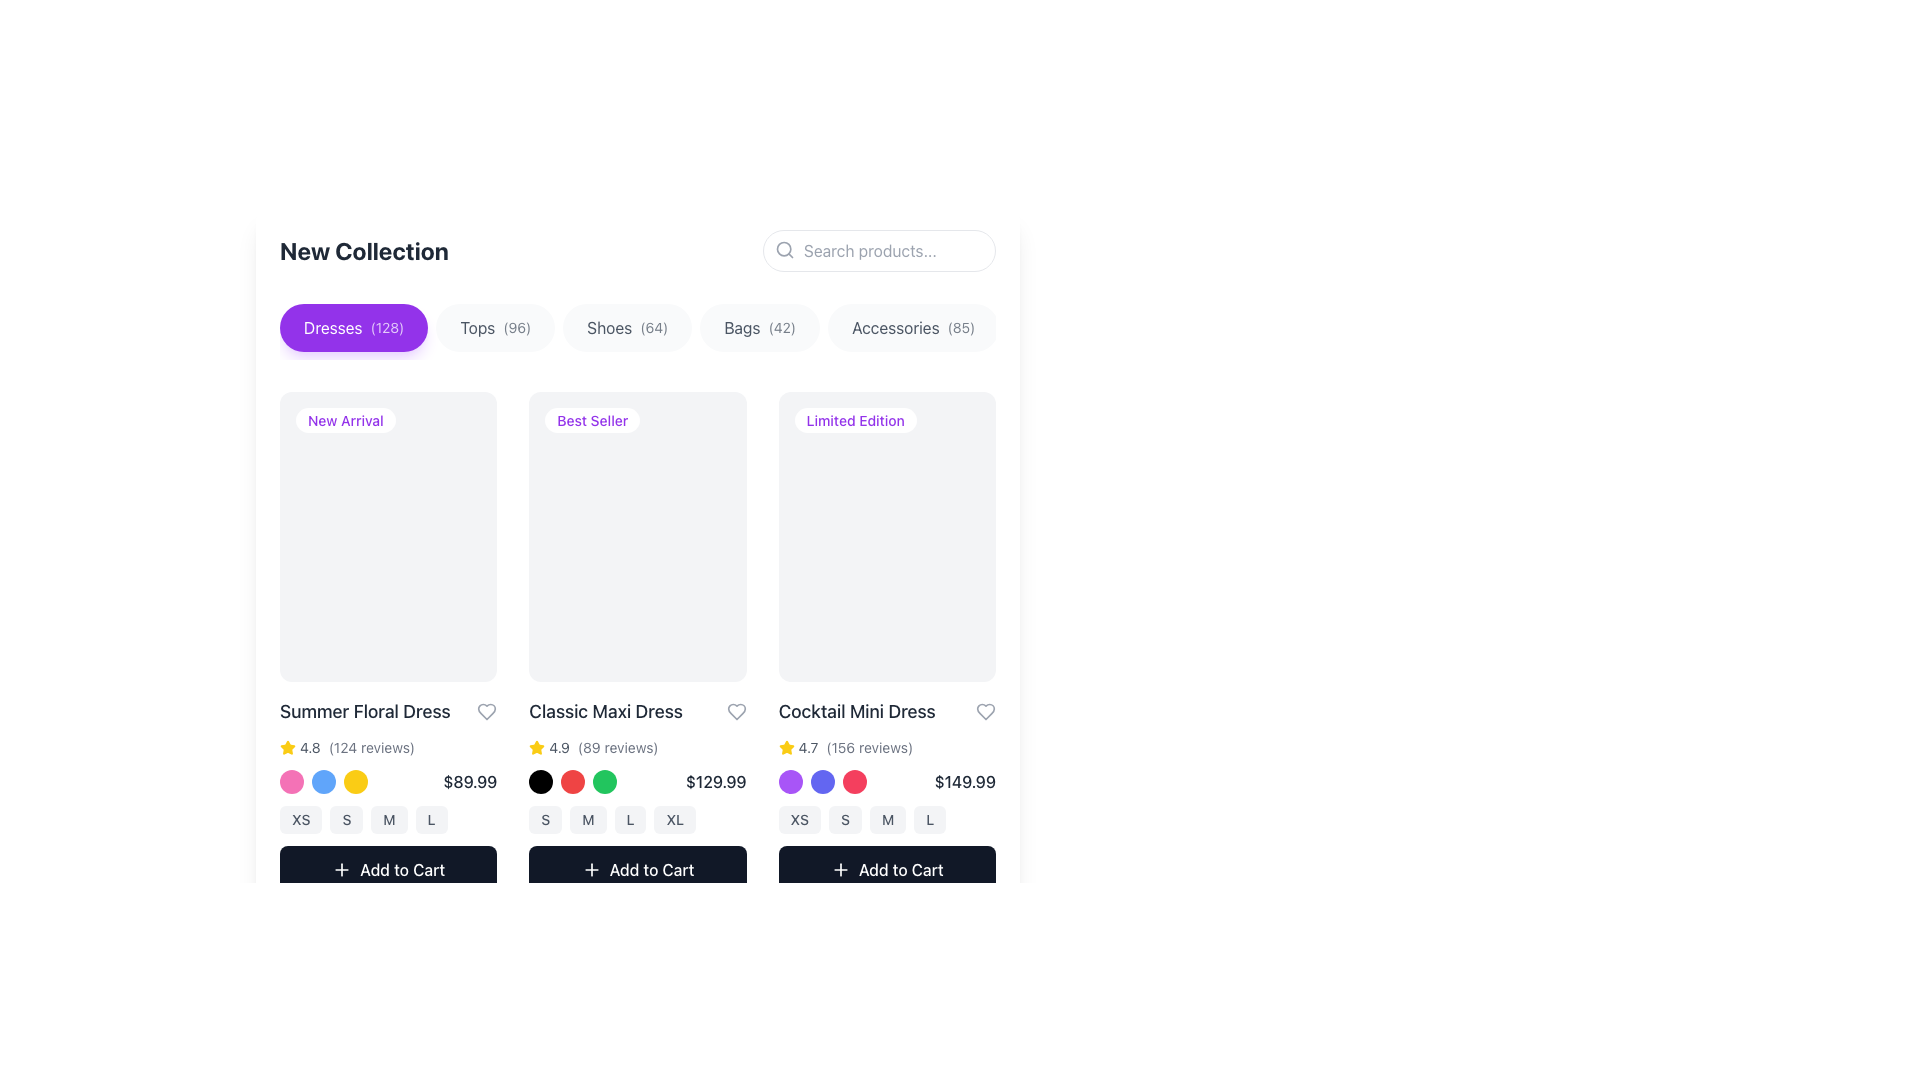 The width and height of the screenshot is (1920, 1080). What do you see at coordinates (291, 779) in the screenshot?
I see `the pink color selector indicator for the Summer Floral Dress` at bounding box center [291, 779].